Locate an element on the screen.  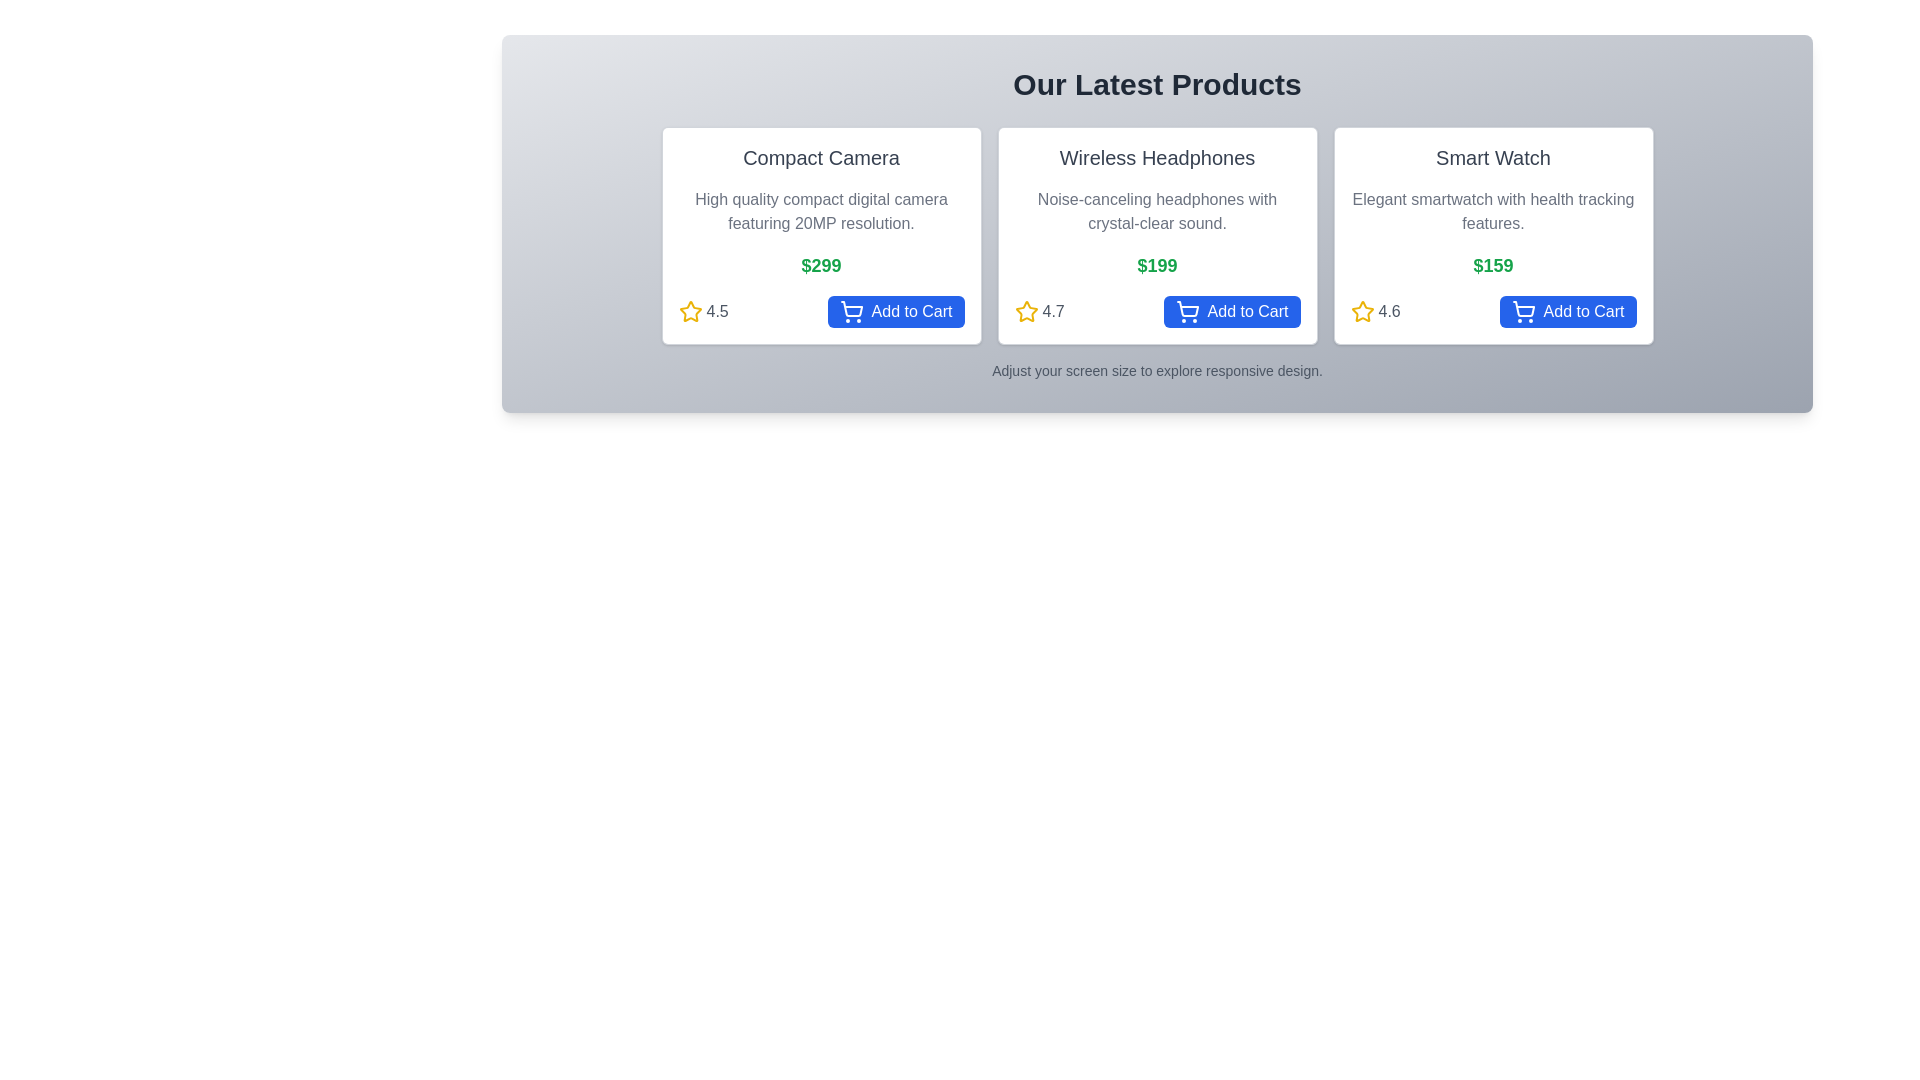
the descriptive text element that highlights the 20MP resolution of the 'Compact Camera' product, located between the title and the price is located at coordinates (821, 212).